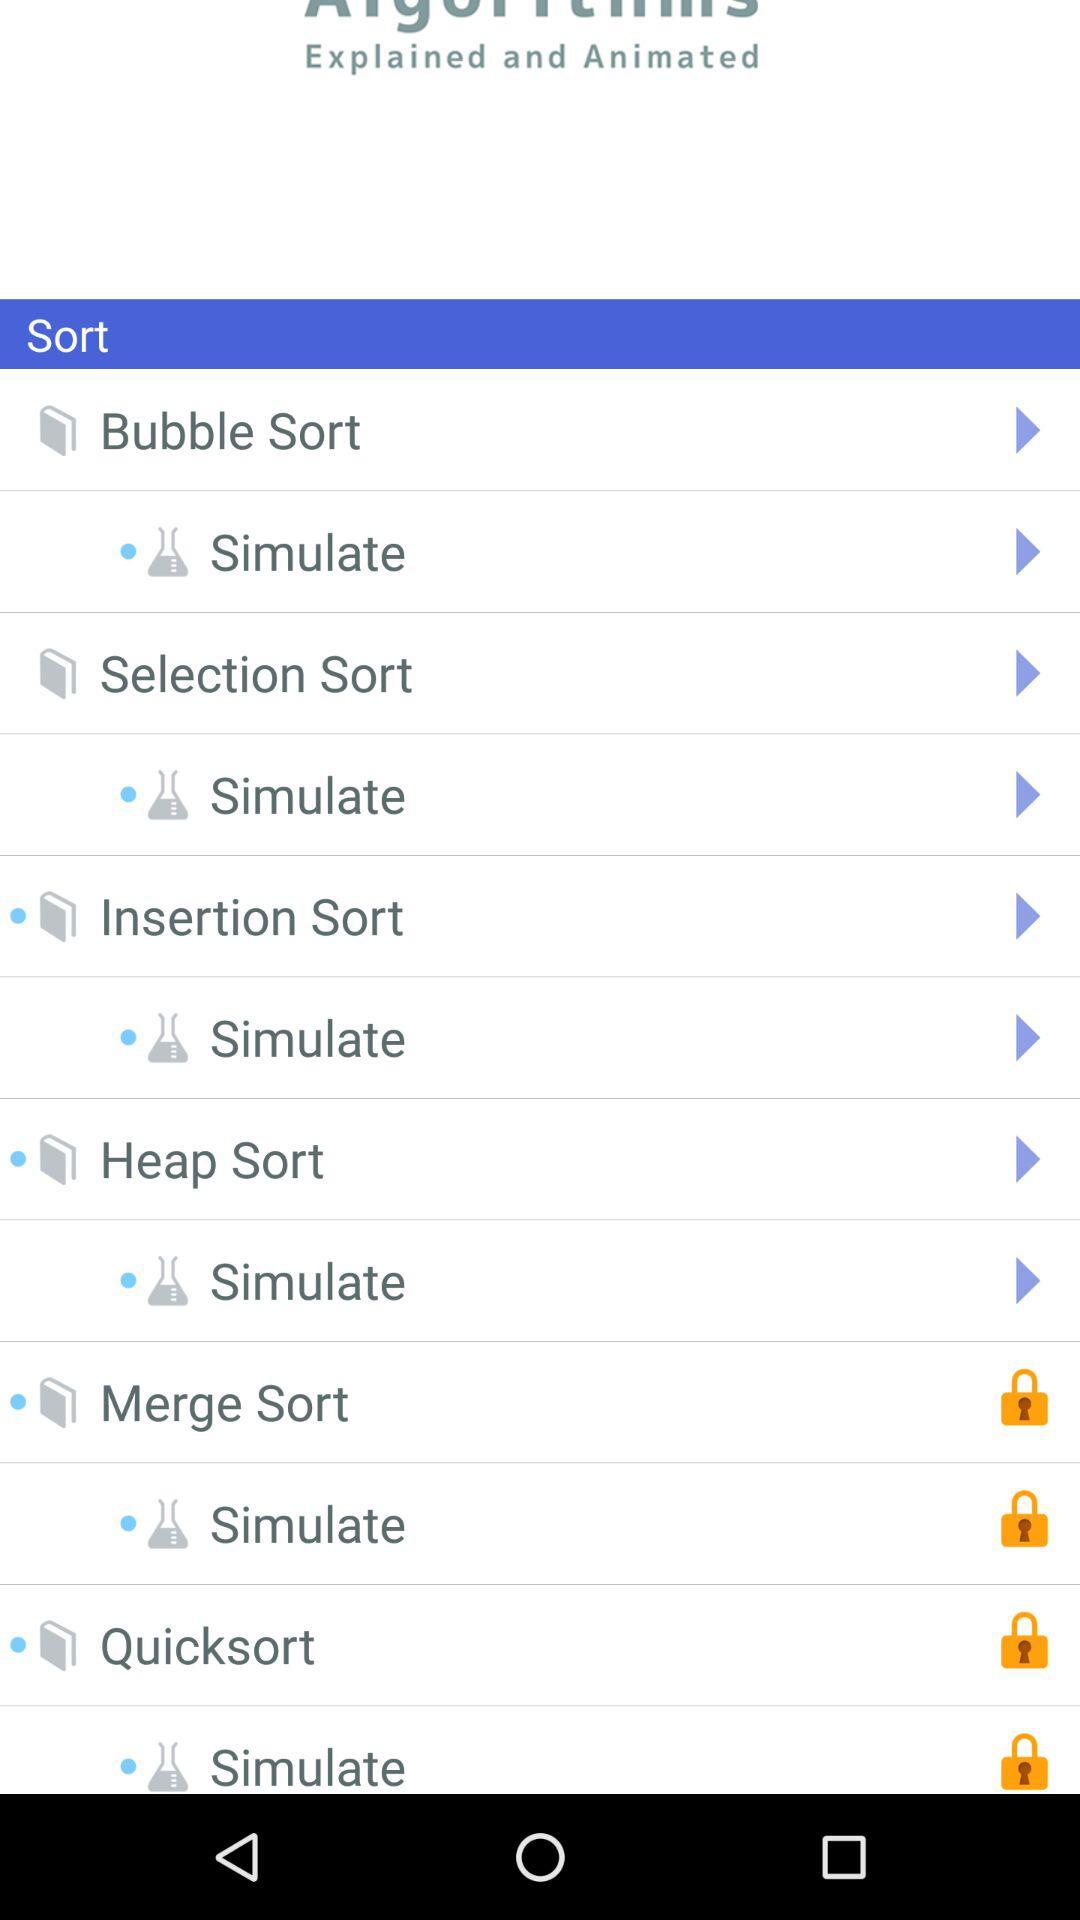  I want to click on the selection sort icon, so click(255, 673).